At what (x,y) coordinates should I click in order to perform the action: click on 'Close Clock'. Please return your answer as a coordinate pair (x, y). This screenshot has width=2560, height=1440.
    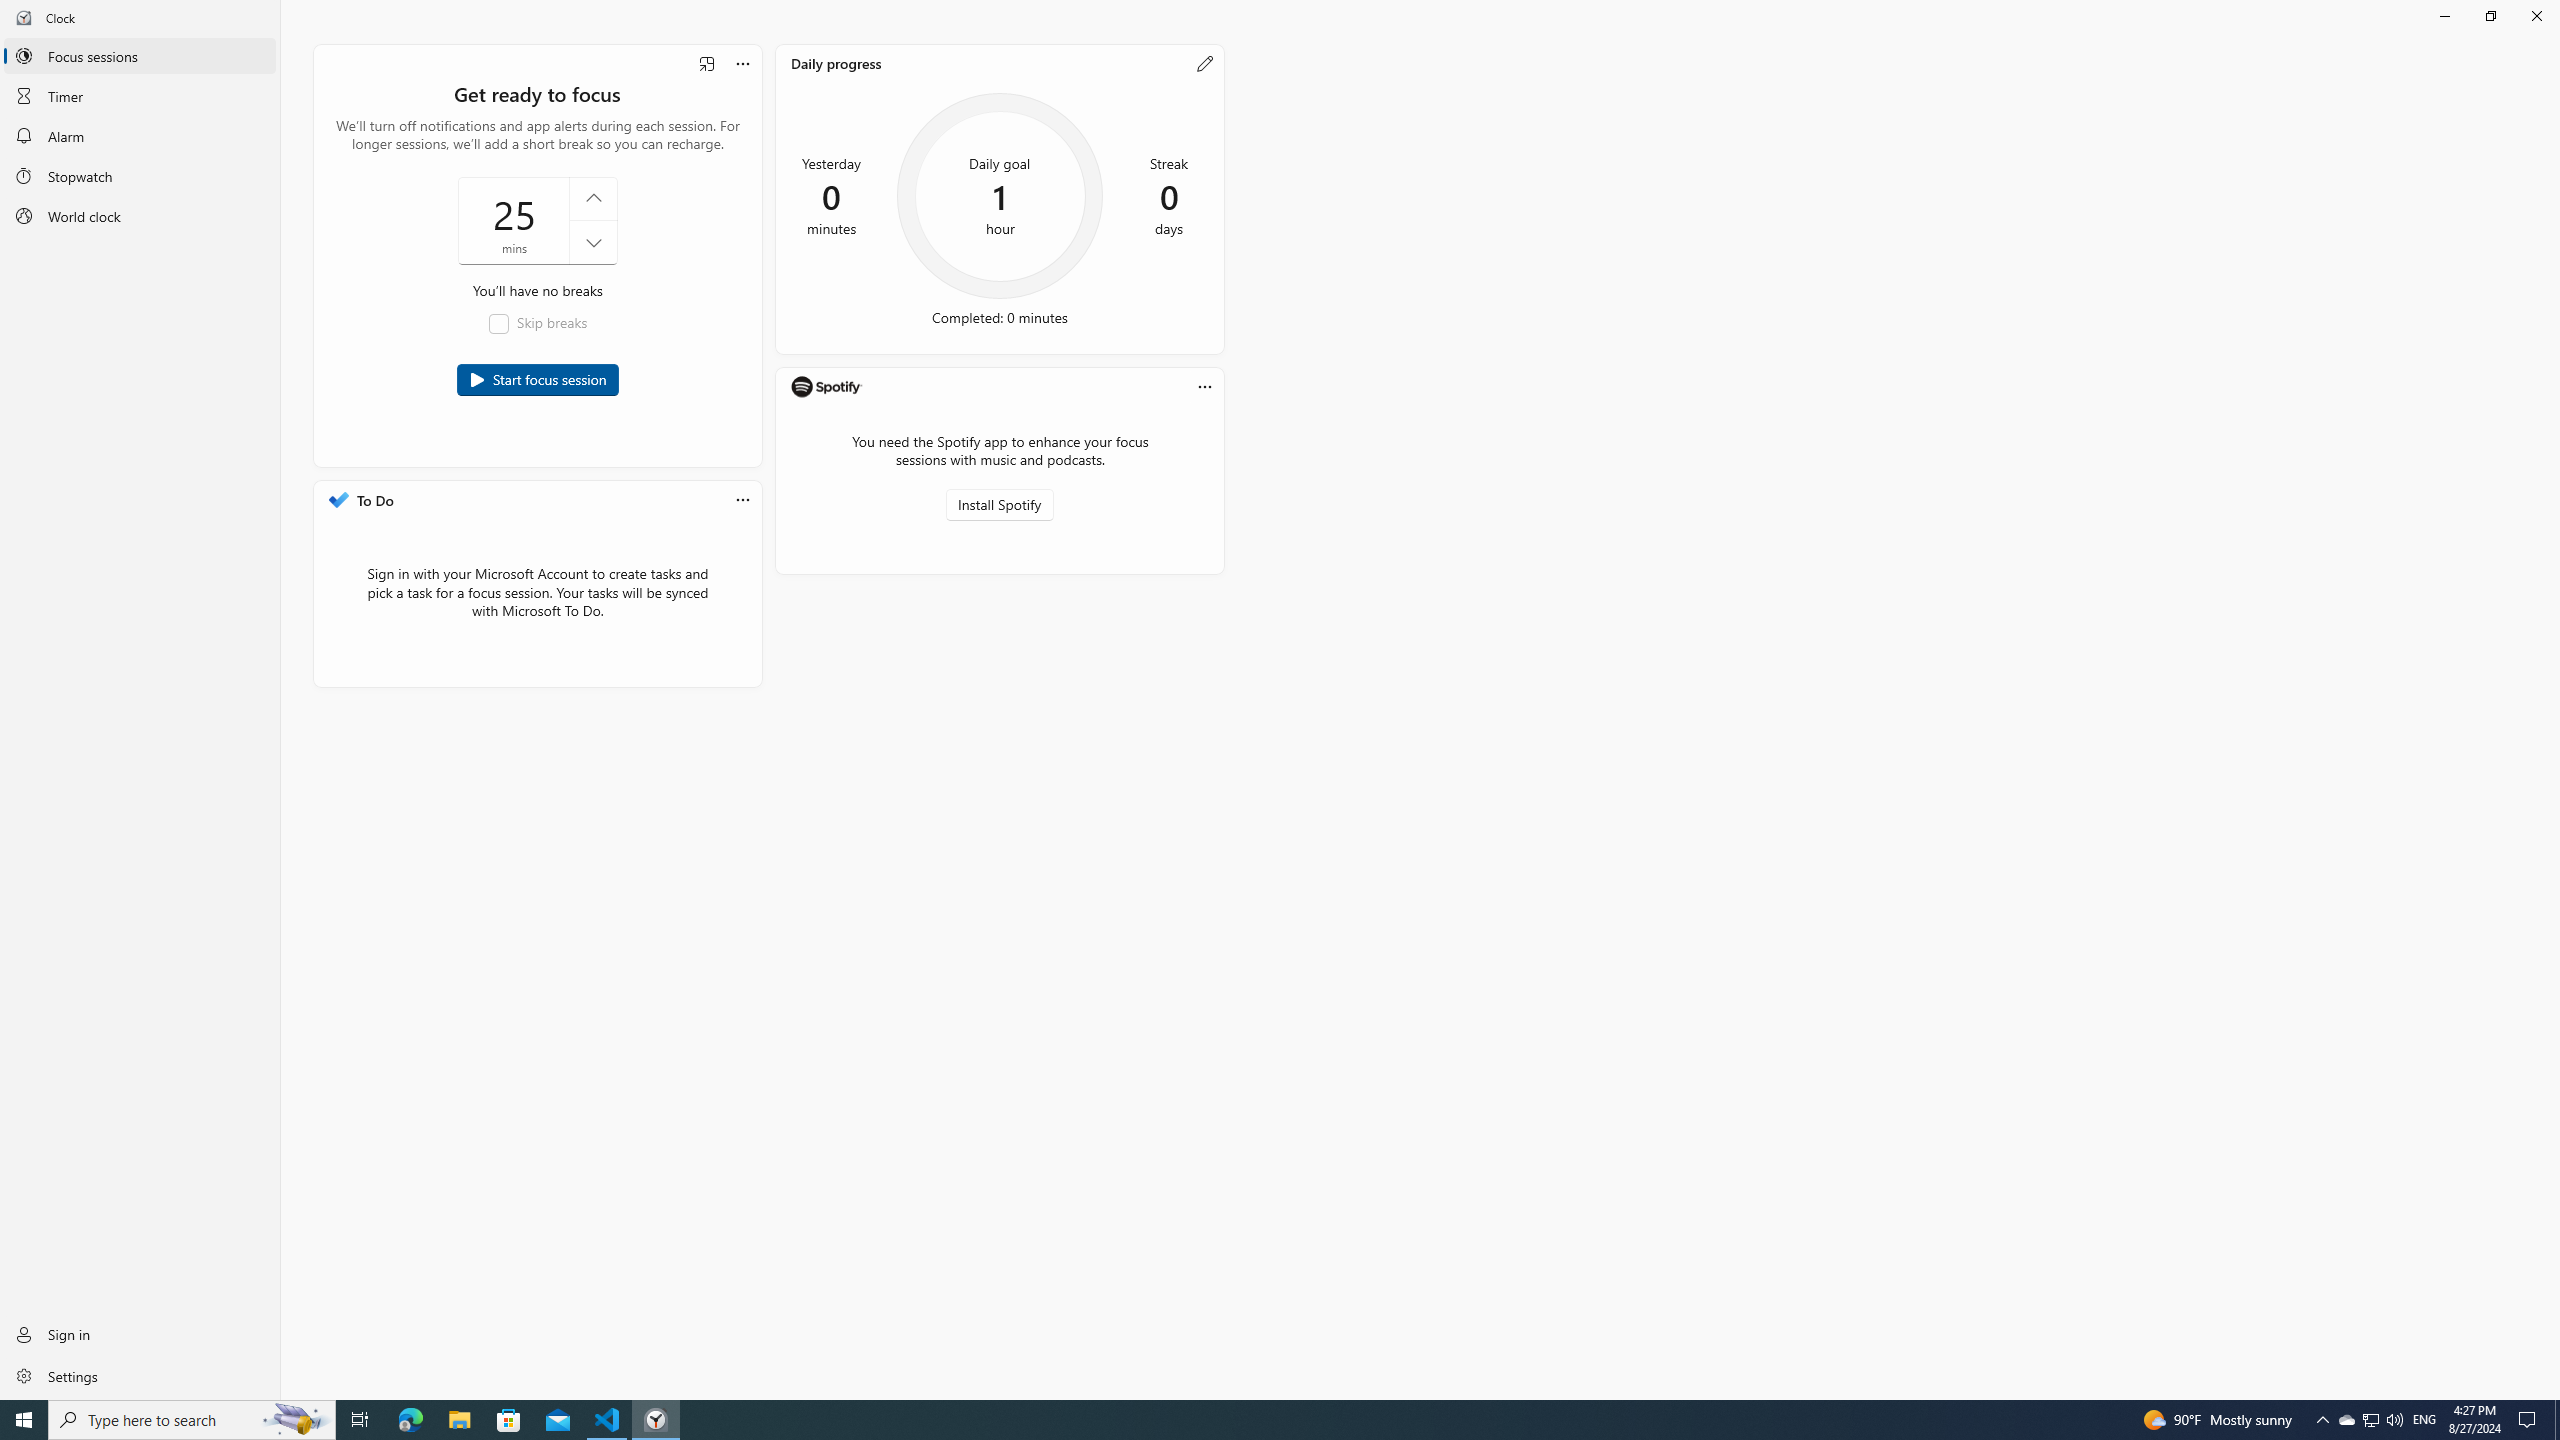
    Looking at the image, I should click on (2535, 15).